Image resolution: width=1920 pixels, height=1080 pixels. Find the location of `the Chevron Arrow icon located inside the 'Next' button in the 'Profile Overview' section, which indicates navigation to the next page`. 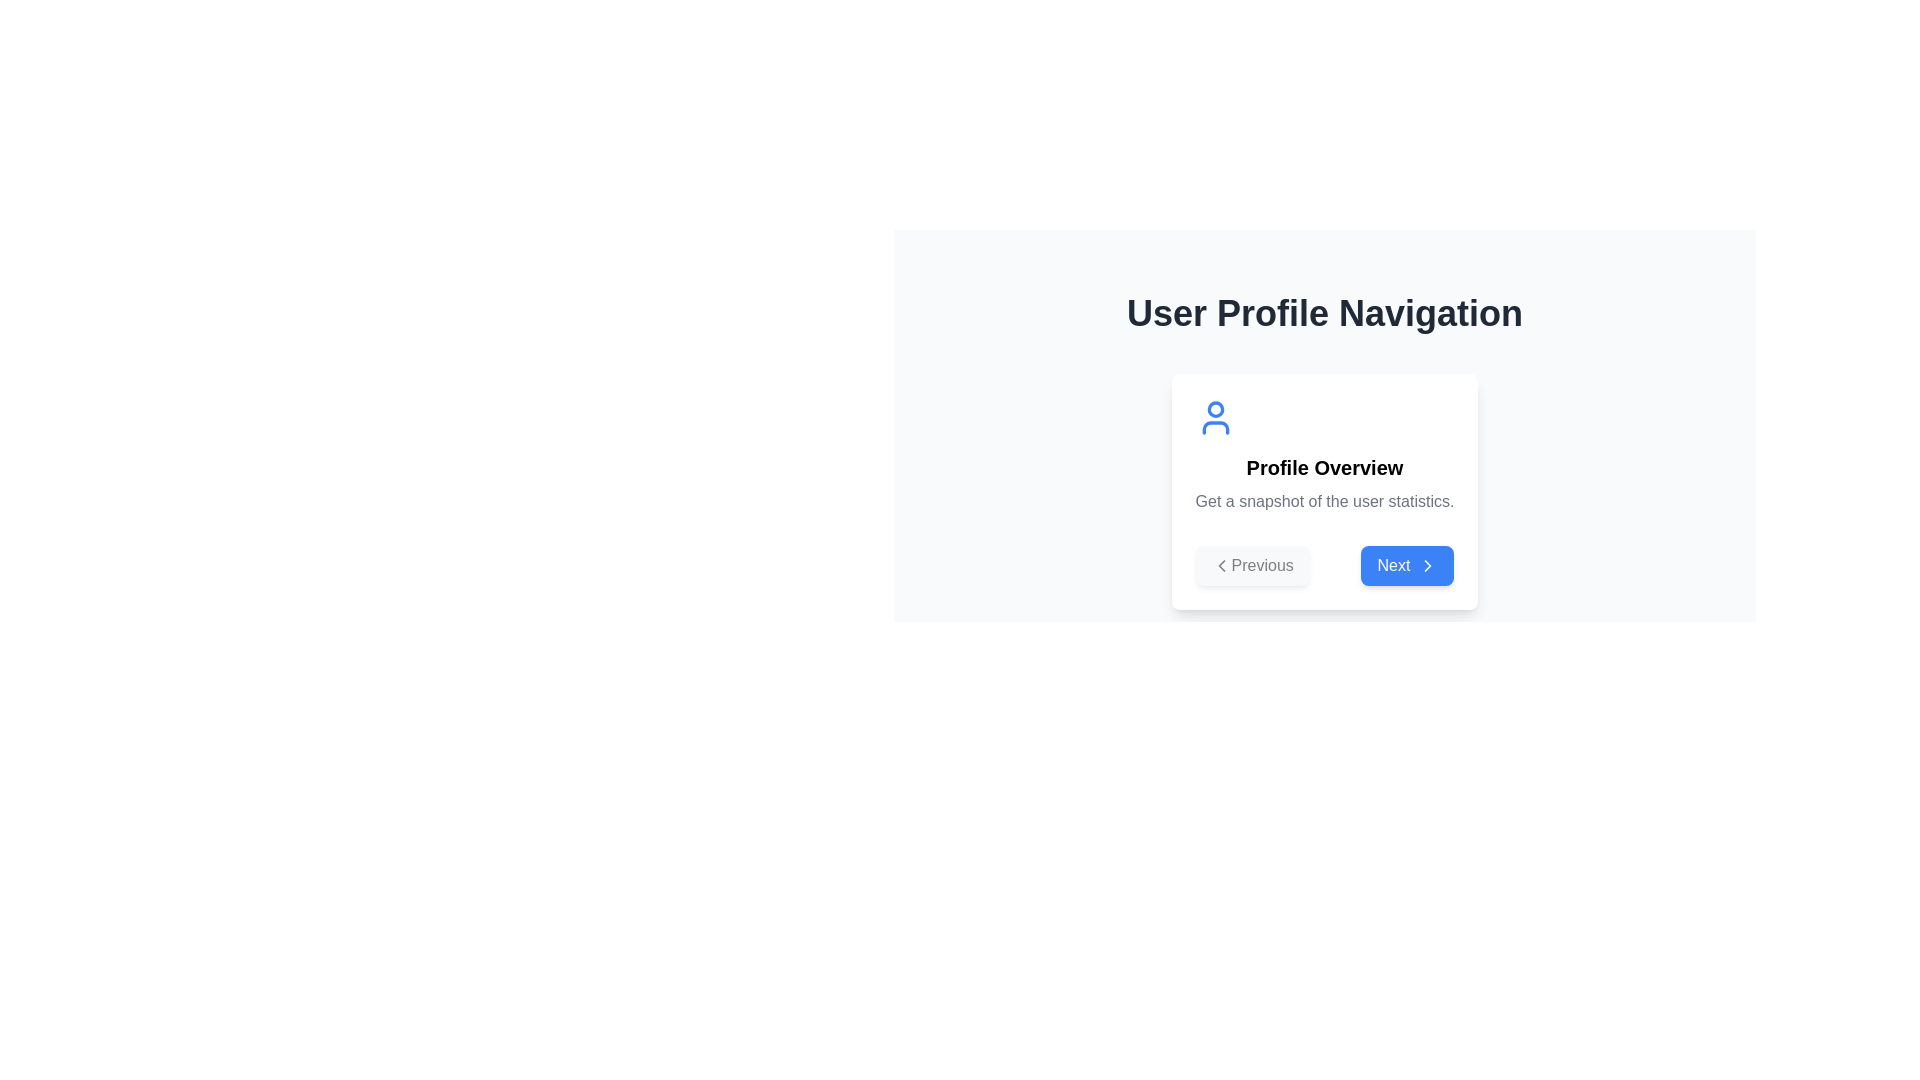

the Chevron Arrow icon located inside the 'Next' button in the 'Profile Overview' section, which indicates navigation to the next page is located at coordinates (1427, 566).